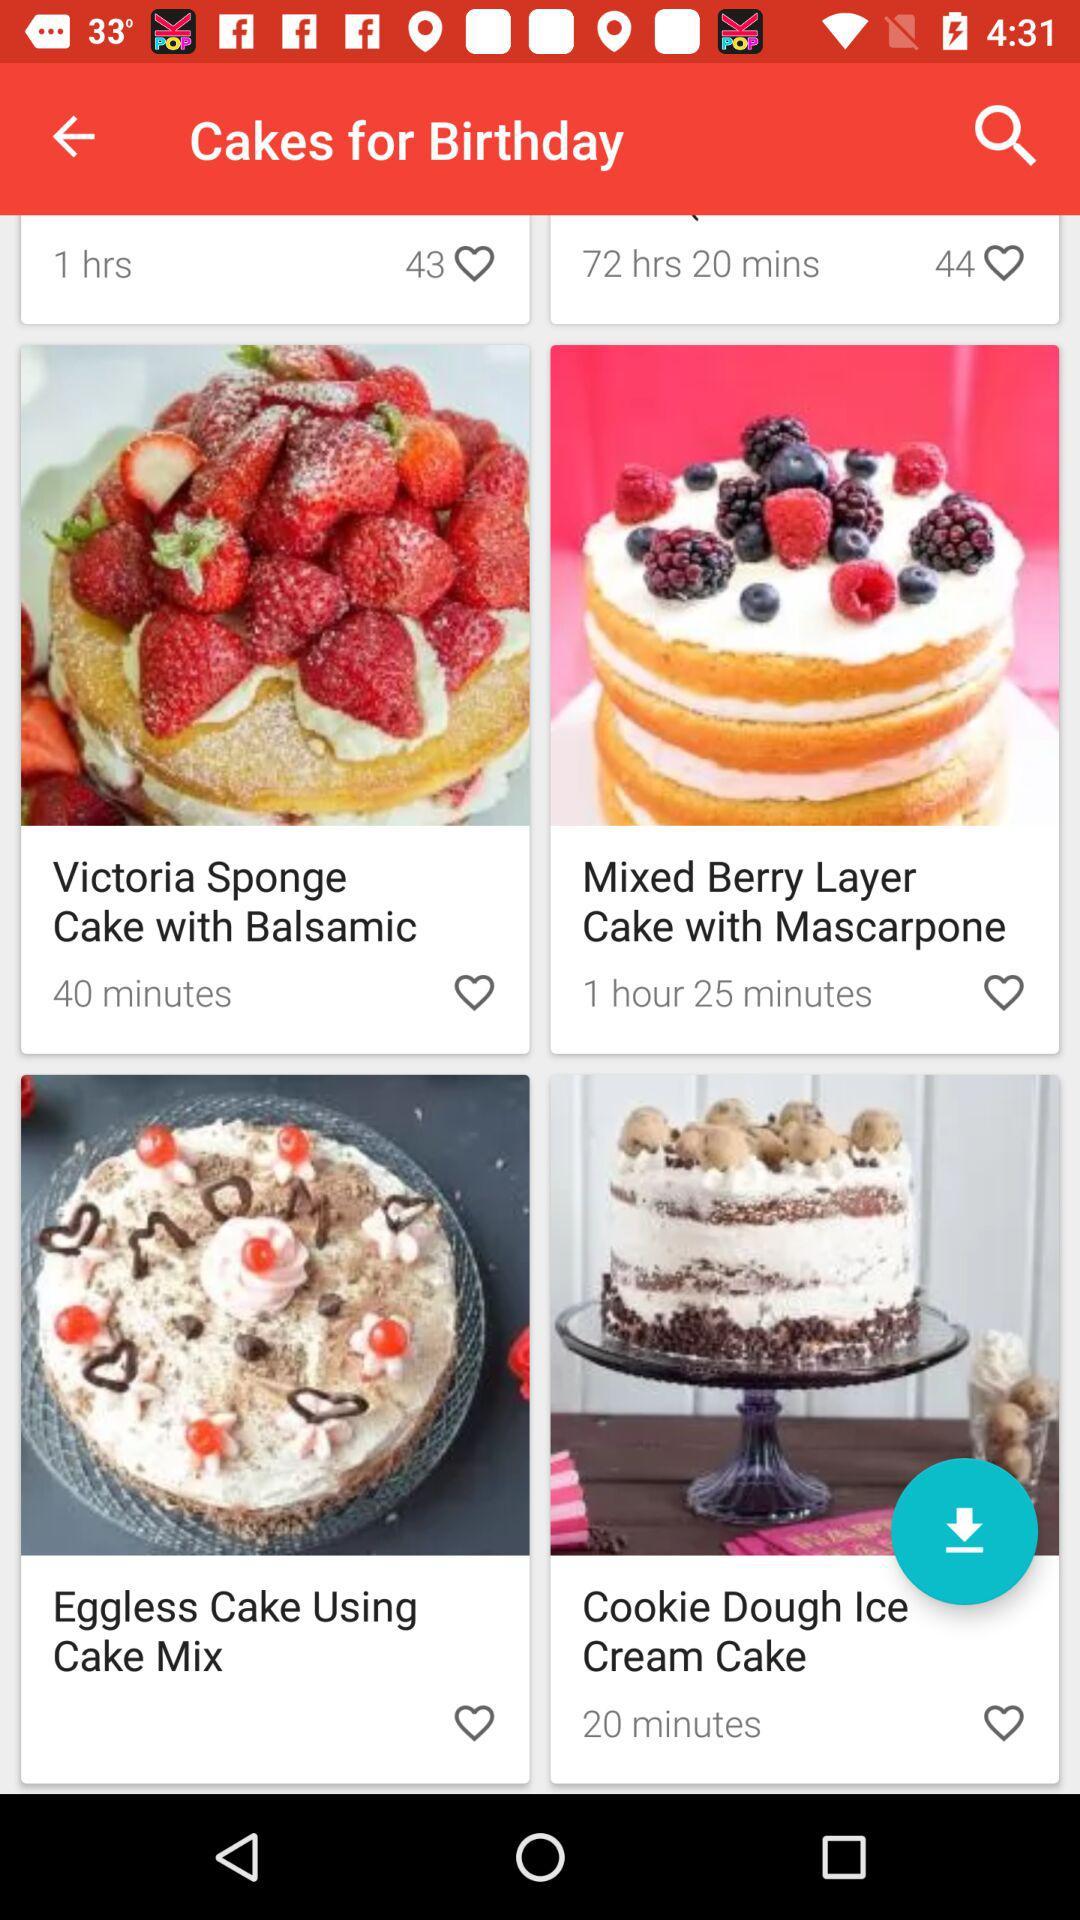 This screenshot has width=1080, height=1920. I want to click on item to the left of the cakes for birthday item, so click(72, 135).